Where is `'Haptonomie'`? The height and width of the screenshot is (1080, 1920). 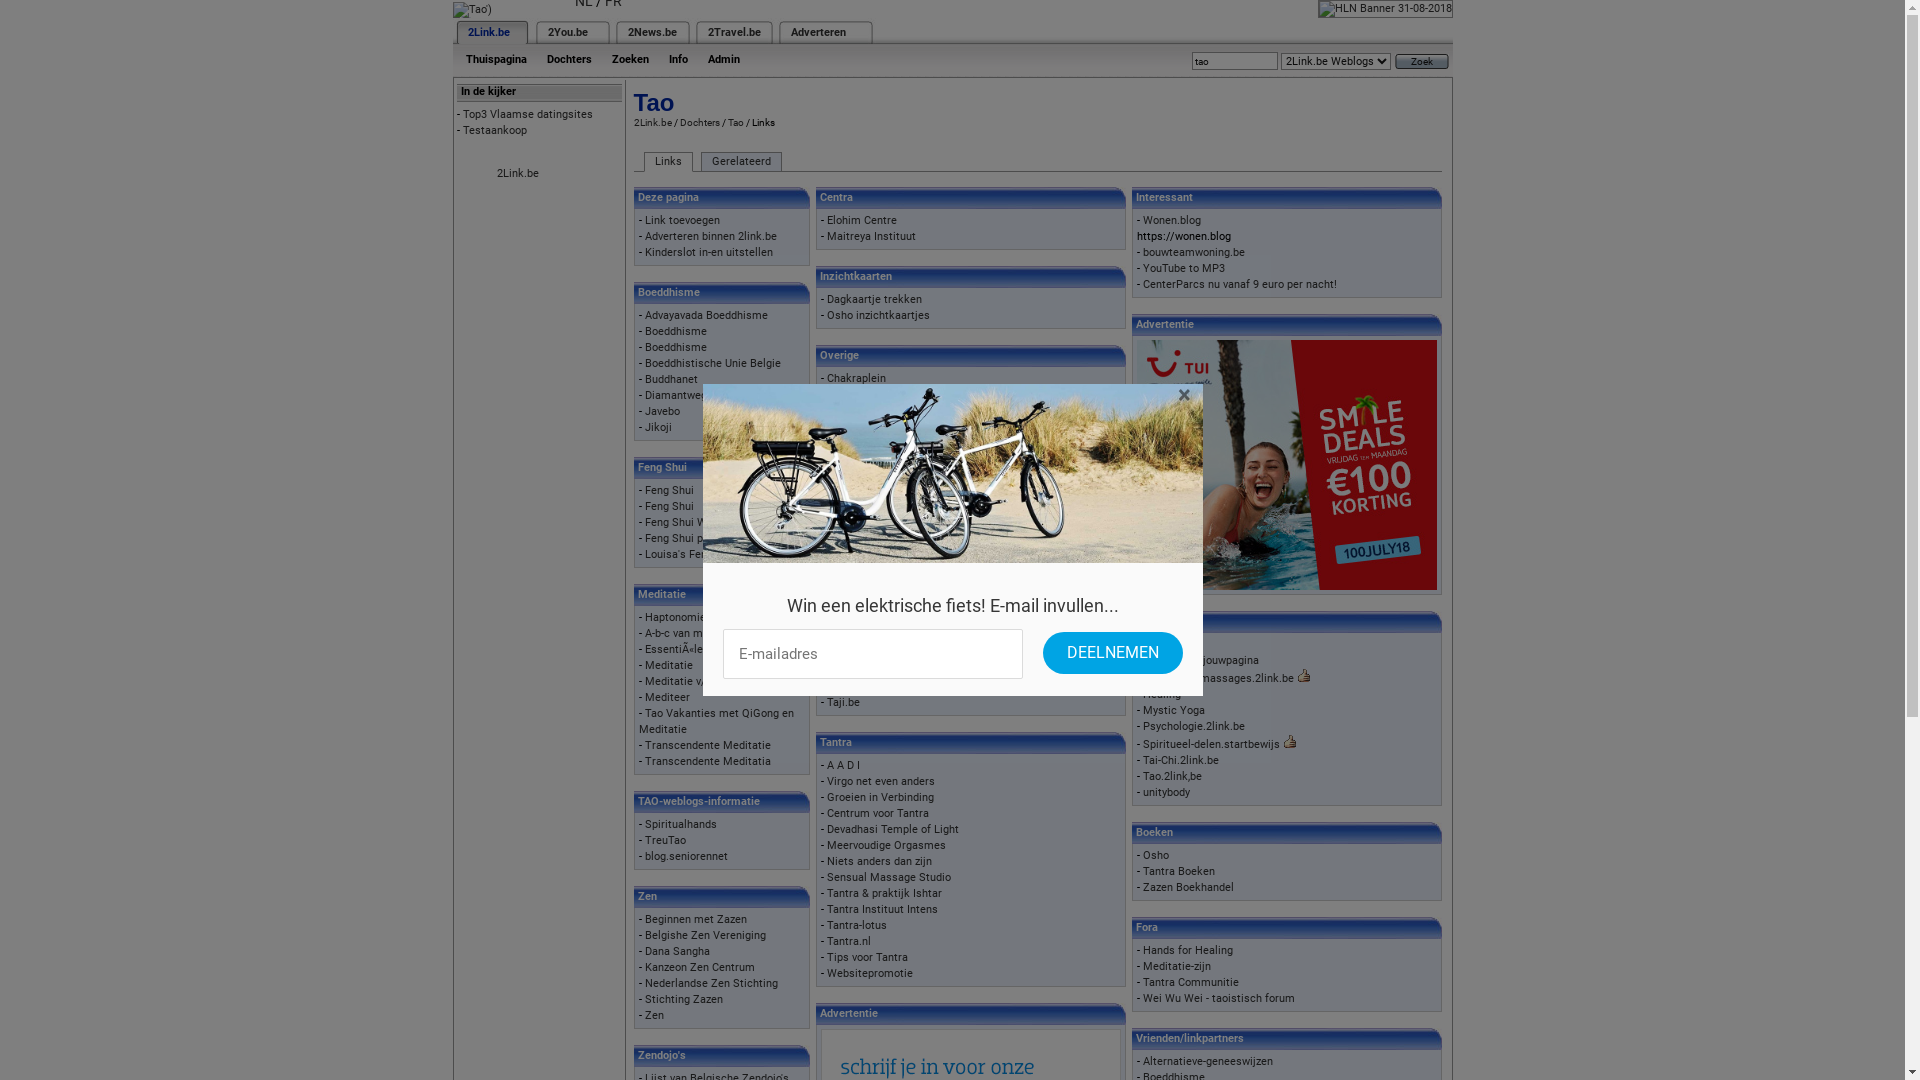 'Haptonomie' is located at coordinates (674, 616).